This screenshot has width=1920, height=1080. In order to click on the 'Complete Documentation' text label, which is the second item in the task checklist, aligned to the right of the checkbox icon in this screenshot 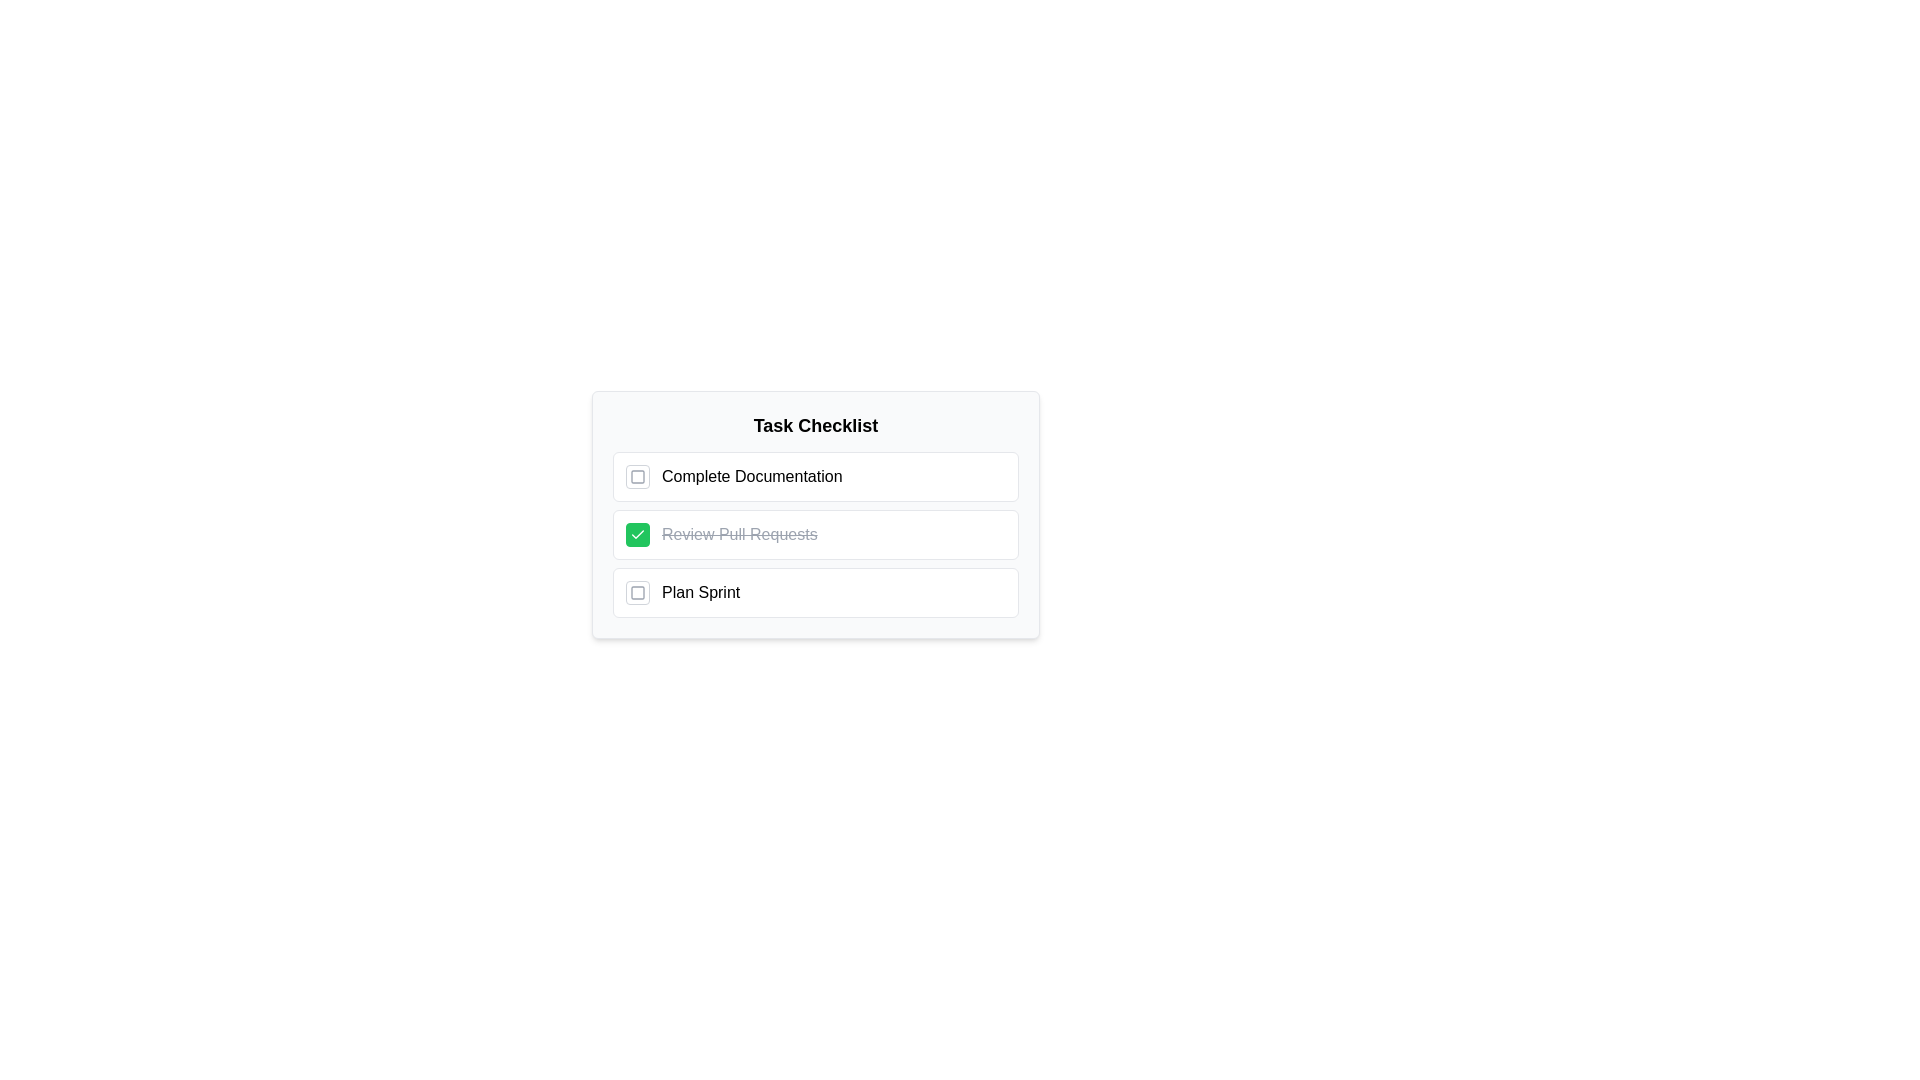, I will do `click(751, 477)`.